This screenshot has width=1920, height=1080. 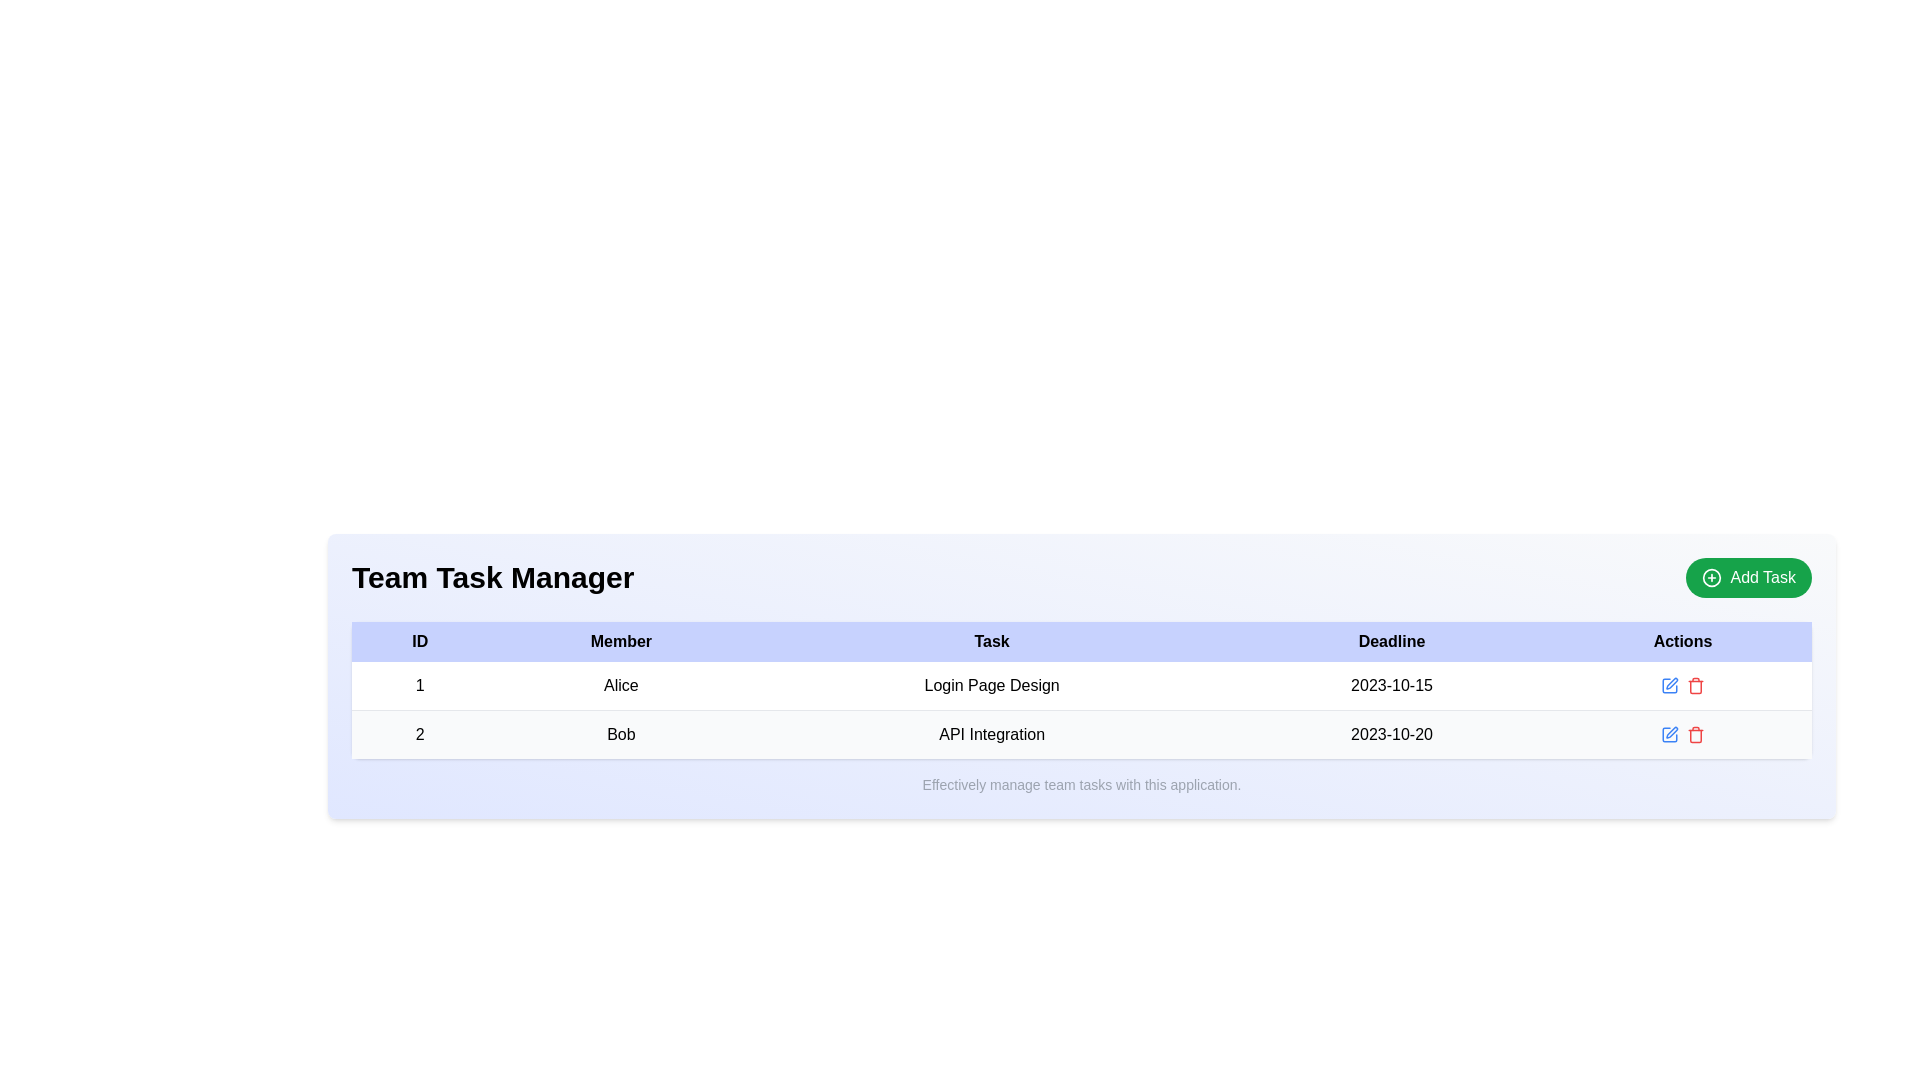 I want to click on the text display field indicating the deadline of the associated task in the 'Team Task Manager' table, located in the fourth column of the first row, to the right of the 'Login Page Design' task field, so click(x=1391, y=685).